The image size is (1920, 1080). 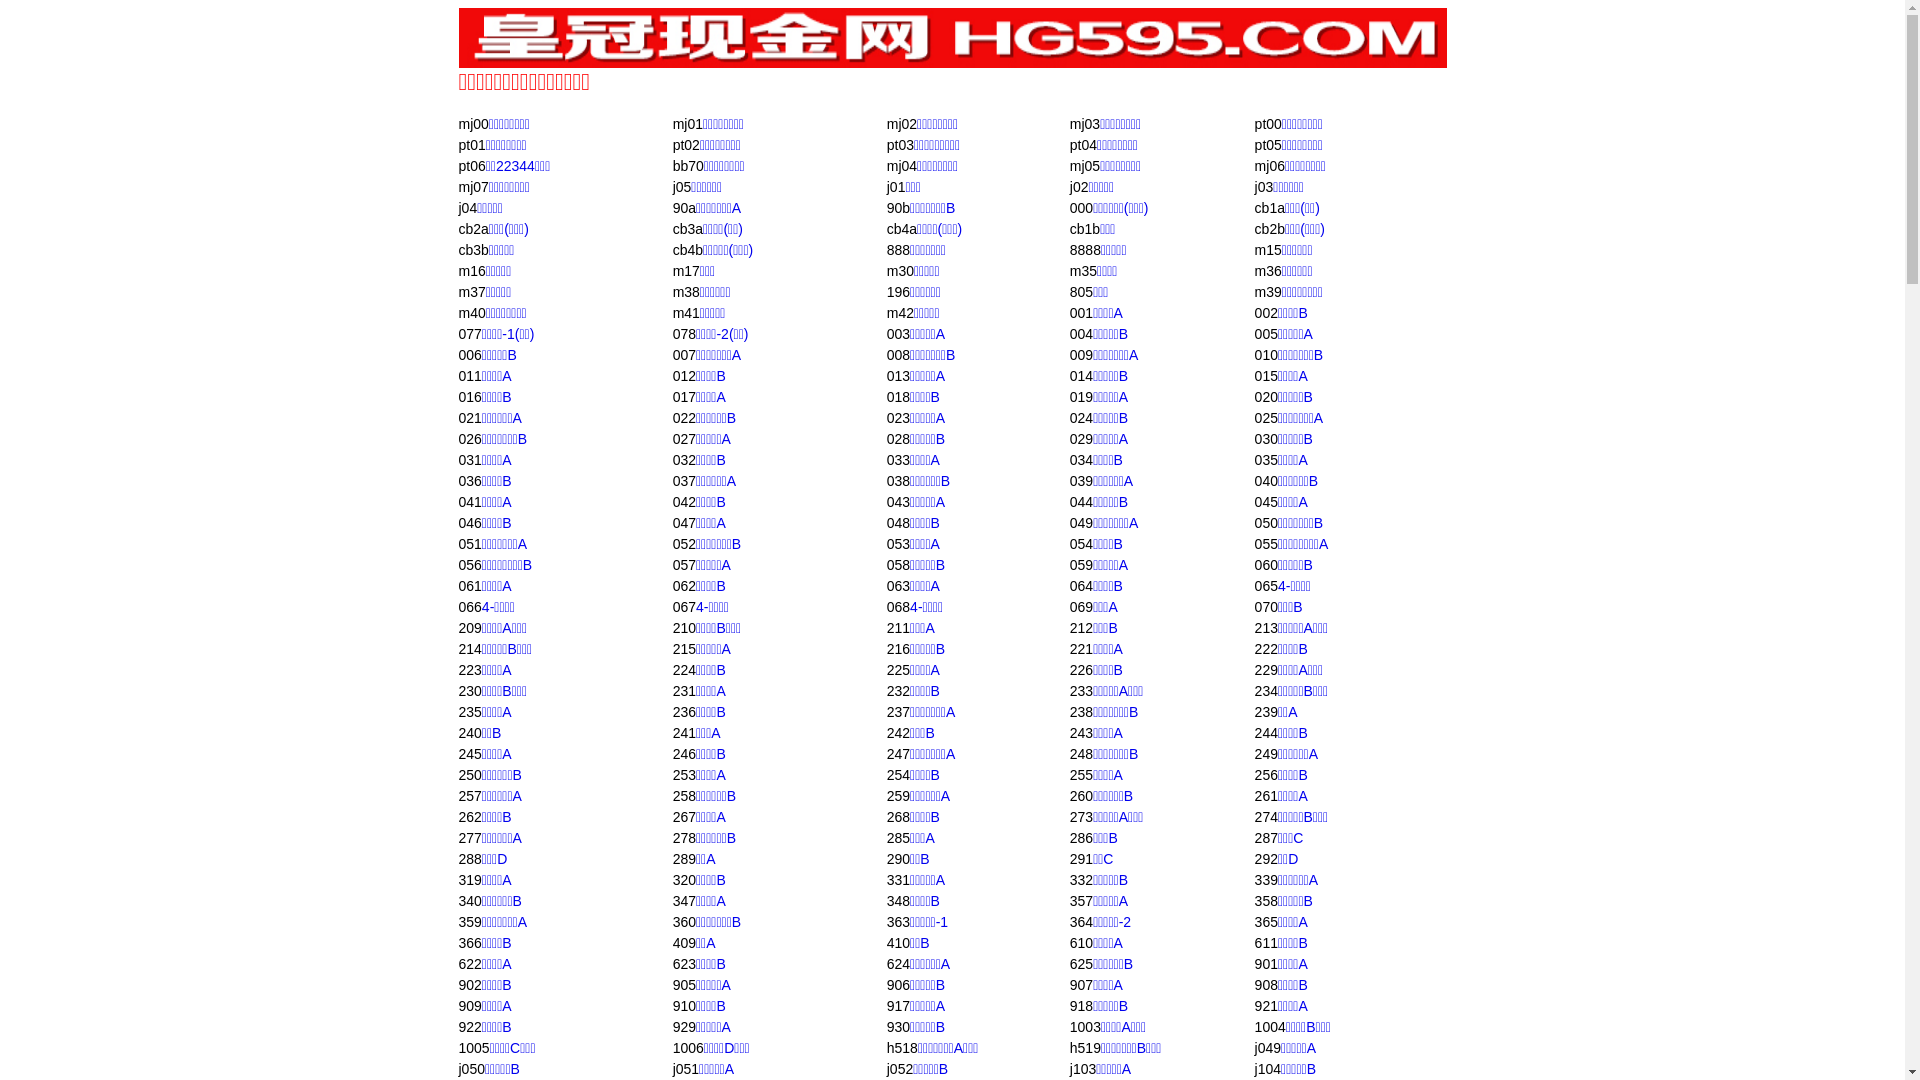 What do you see at coordinates (897, 878) in the screenshot?
I see `'331'` at bounding box center [897, 878].